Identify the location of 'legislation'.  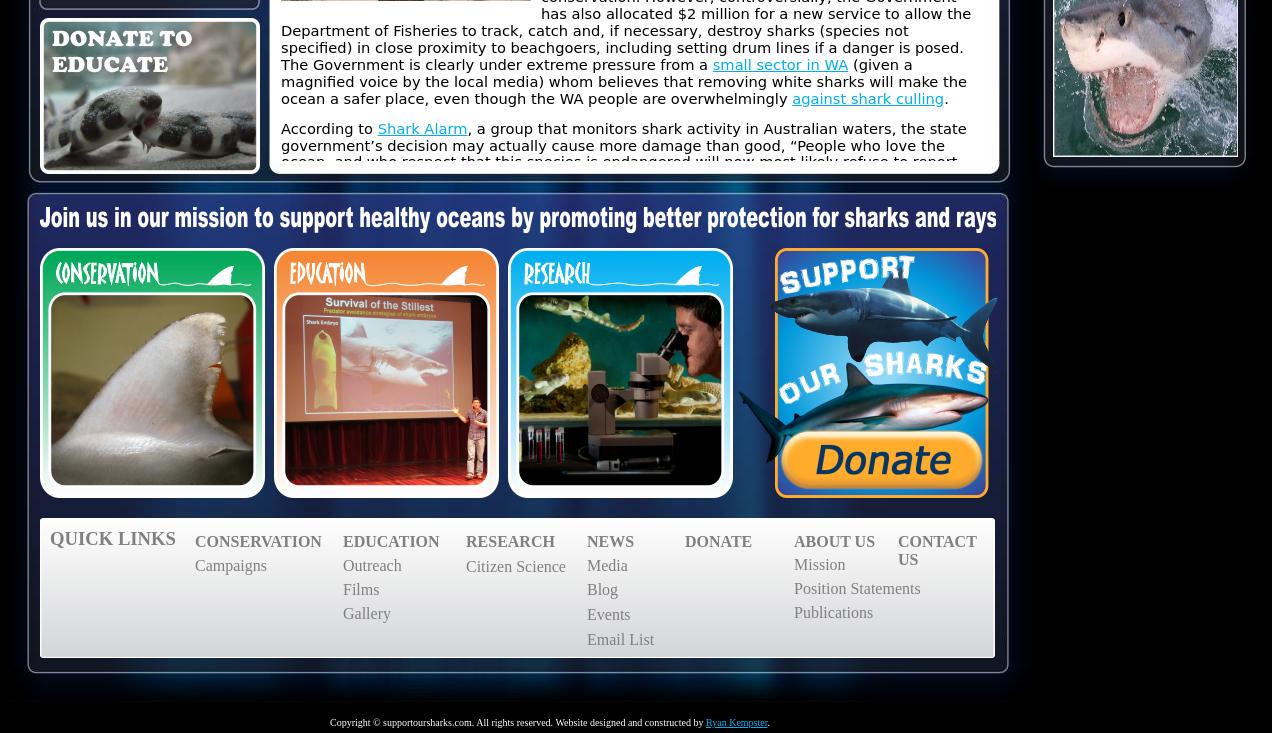
(409, 638).